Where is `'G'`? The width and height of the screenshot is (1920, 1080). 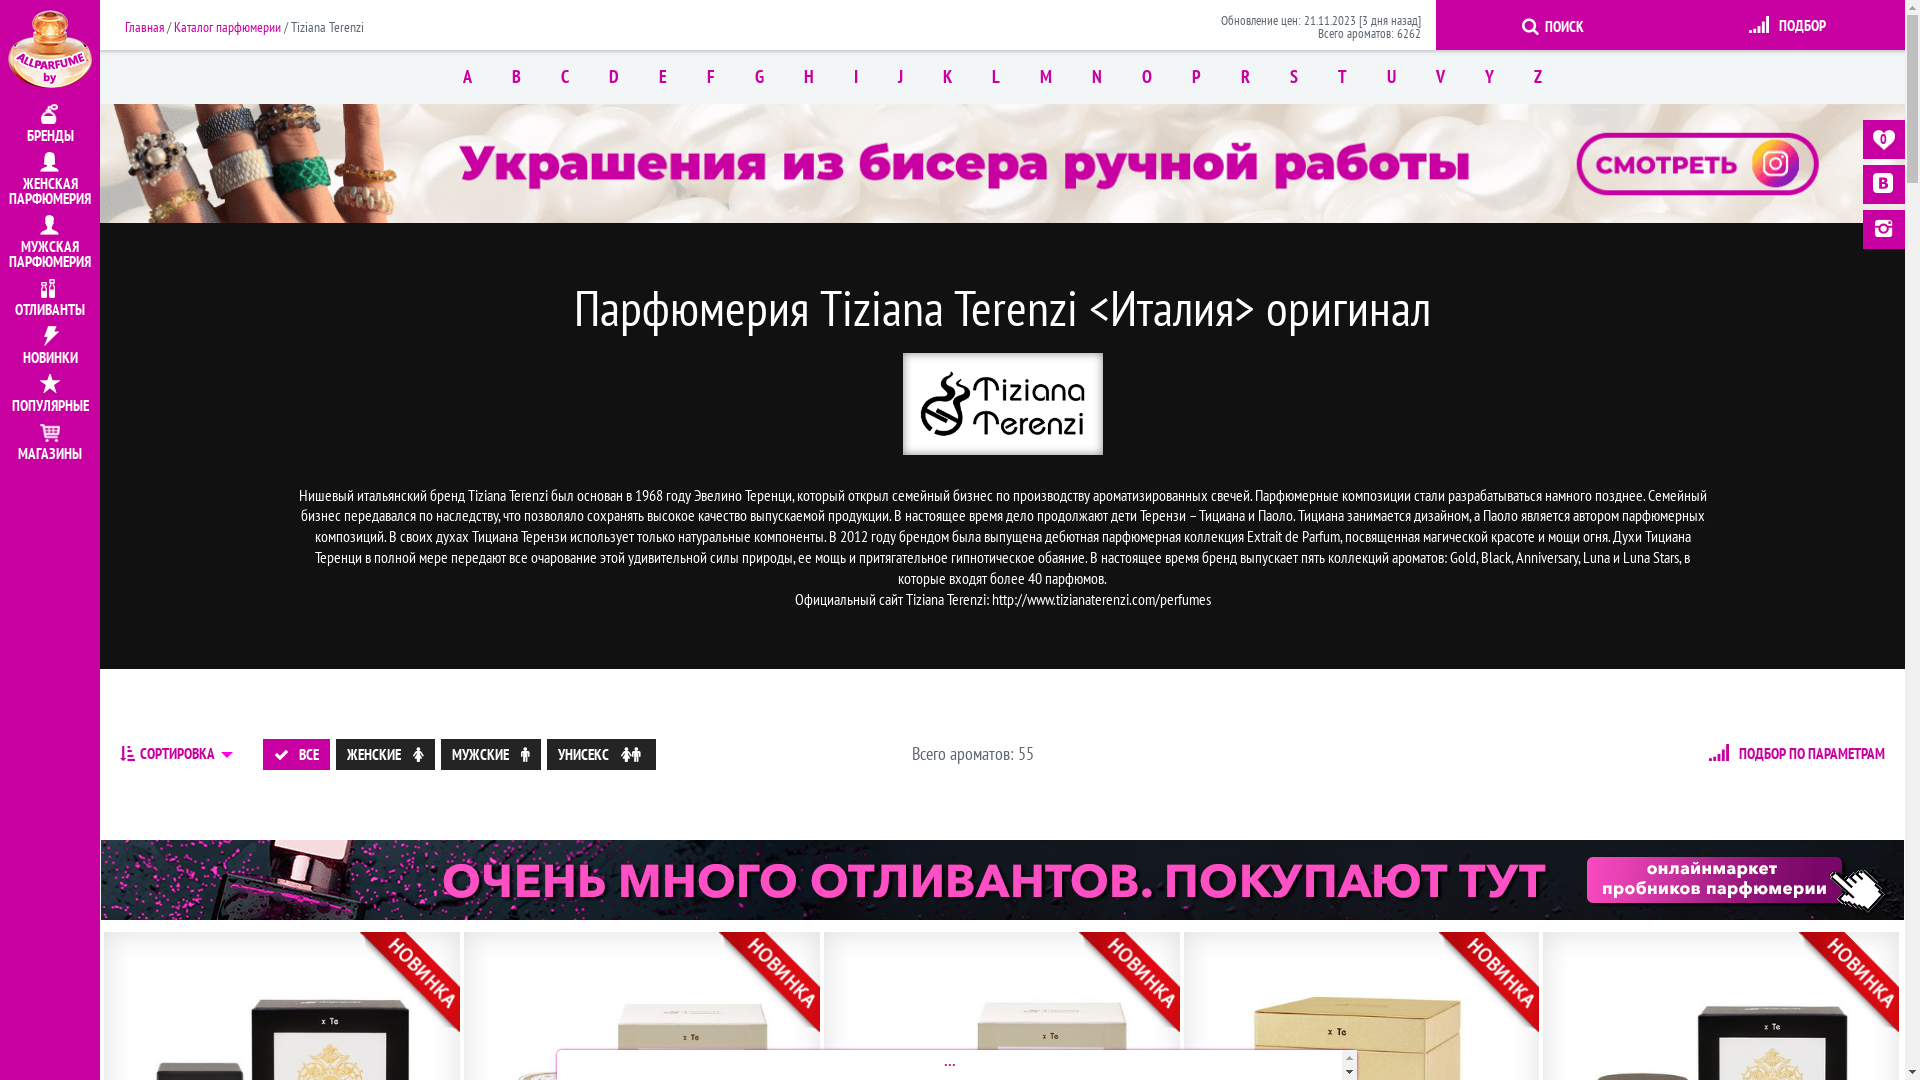 'G' is located at coordinates (758, 76).